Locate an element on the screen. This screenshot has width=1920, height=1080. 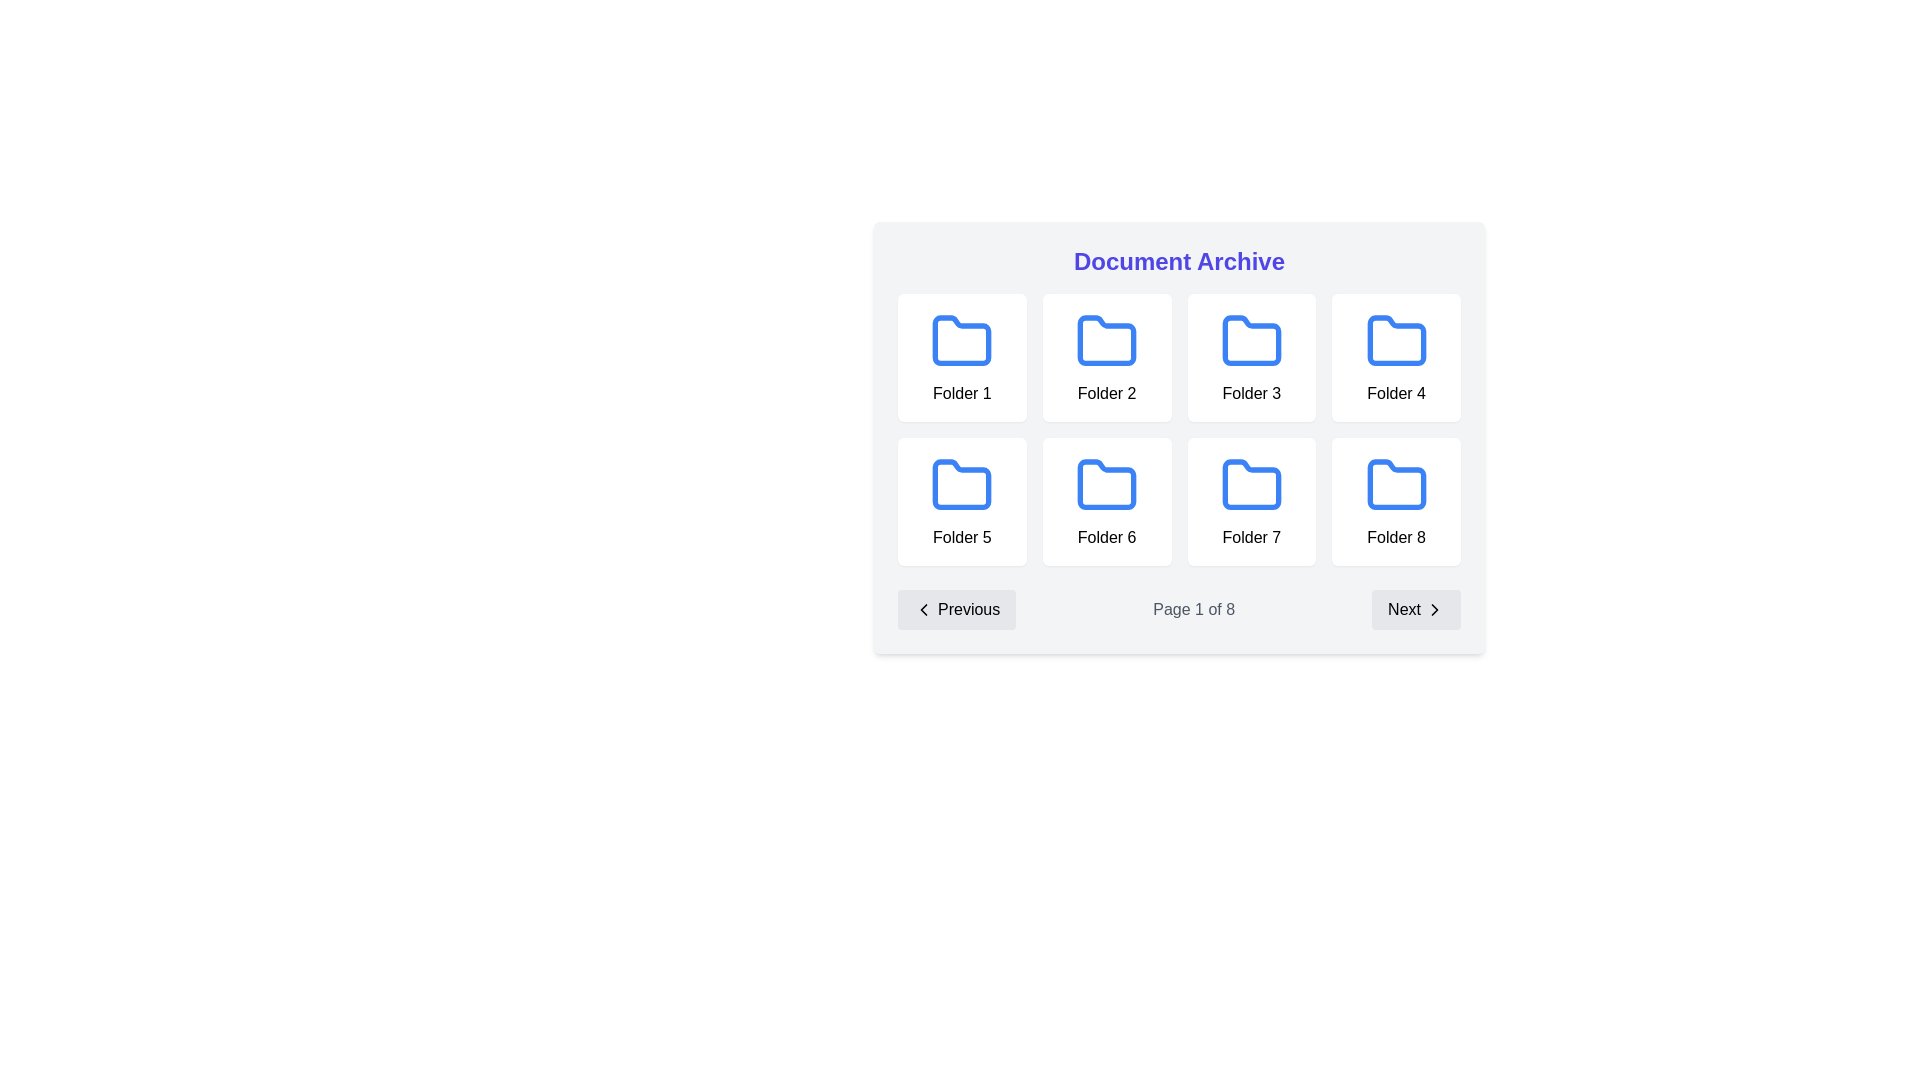
the text label 'Folder 1' that is centrally aligned beneath its associated folder icon, located in the first column of the first row of the grid layout under 'Document Archive' is located at coordinates (962, 393).